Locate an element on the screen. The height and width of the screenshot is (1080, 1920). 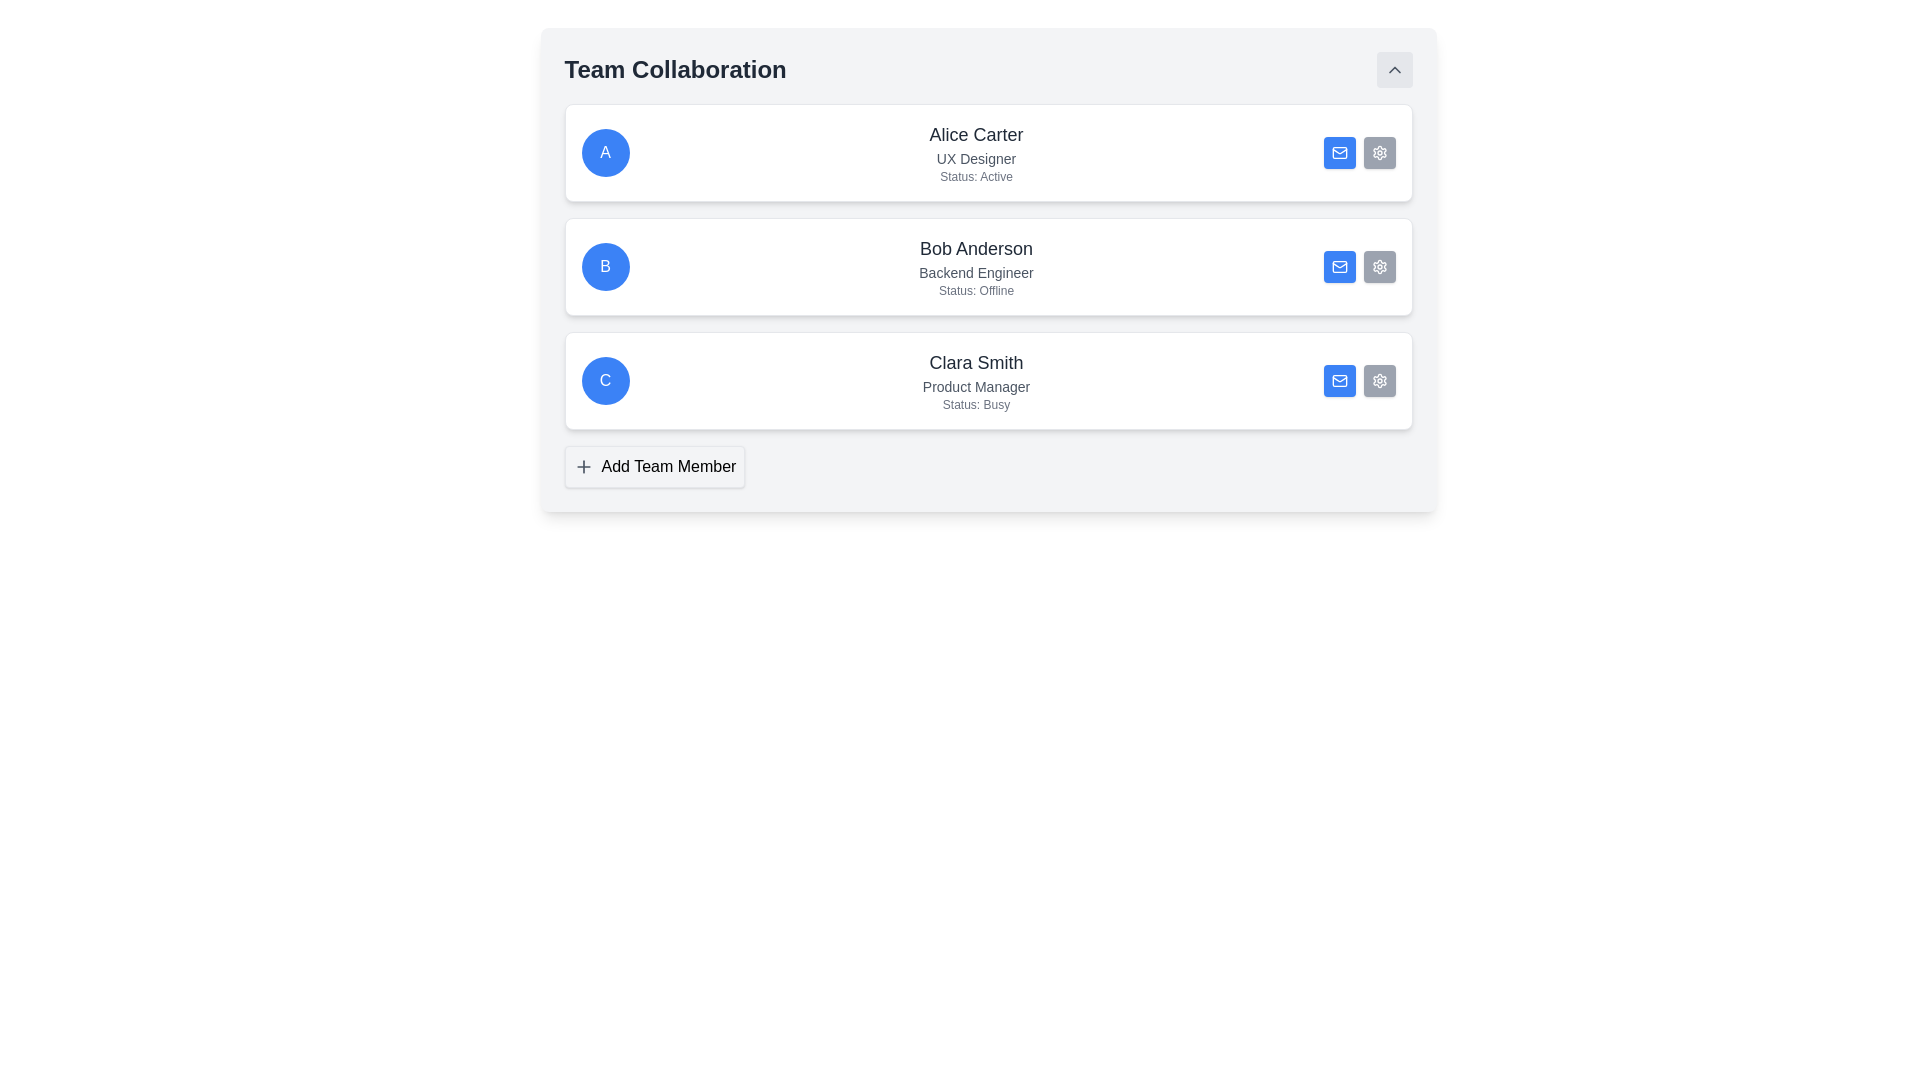
the button associated with 'Alice Carter' in the 'Team Collaboration' section is located at coordinates (1339, 152).